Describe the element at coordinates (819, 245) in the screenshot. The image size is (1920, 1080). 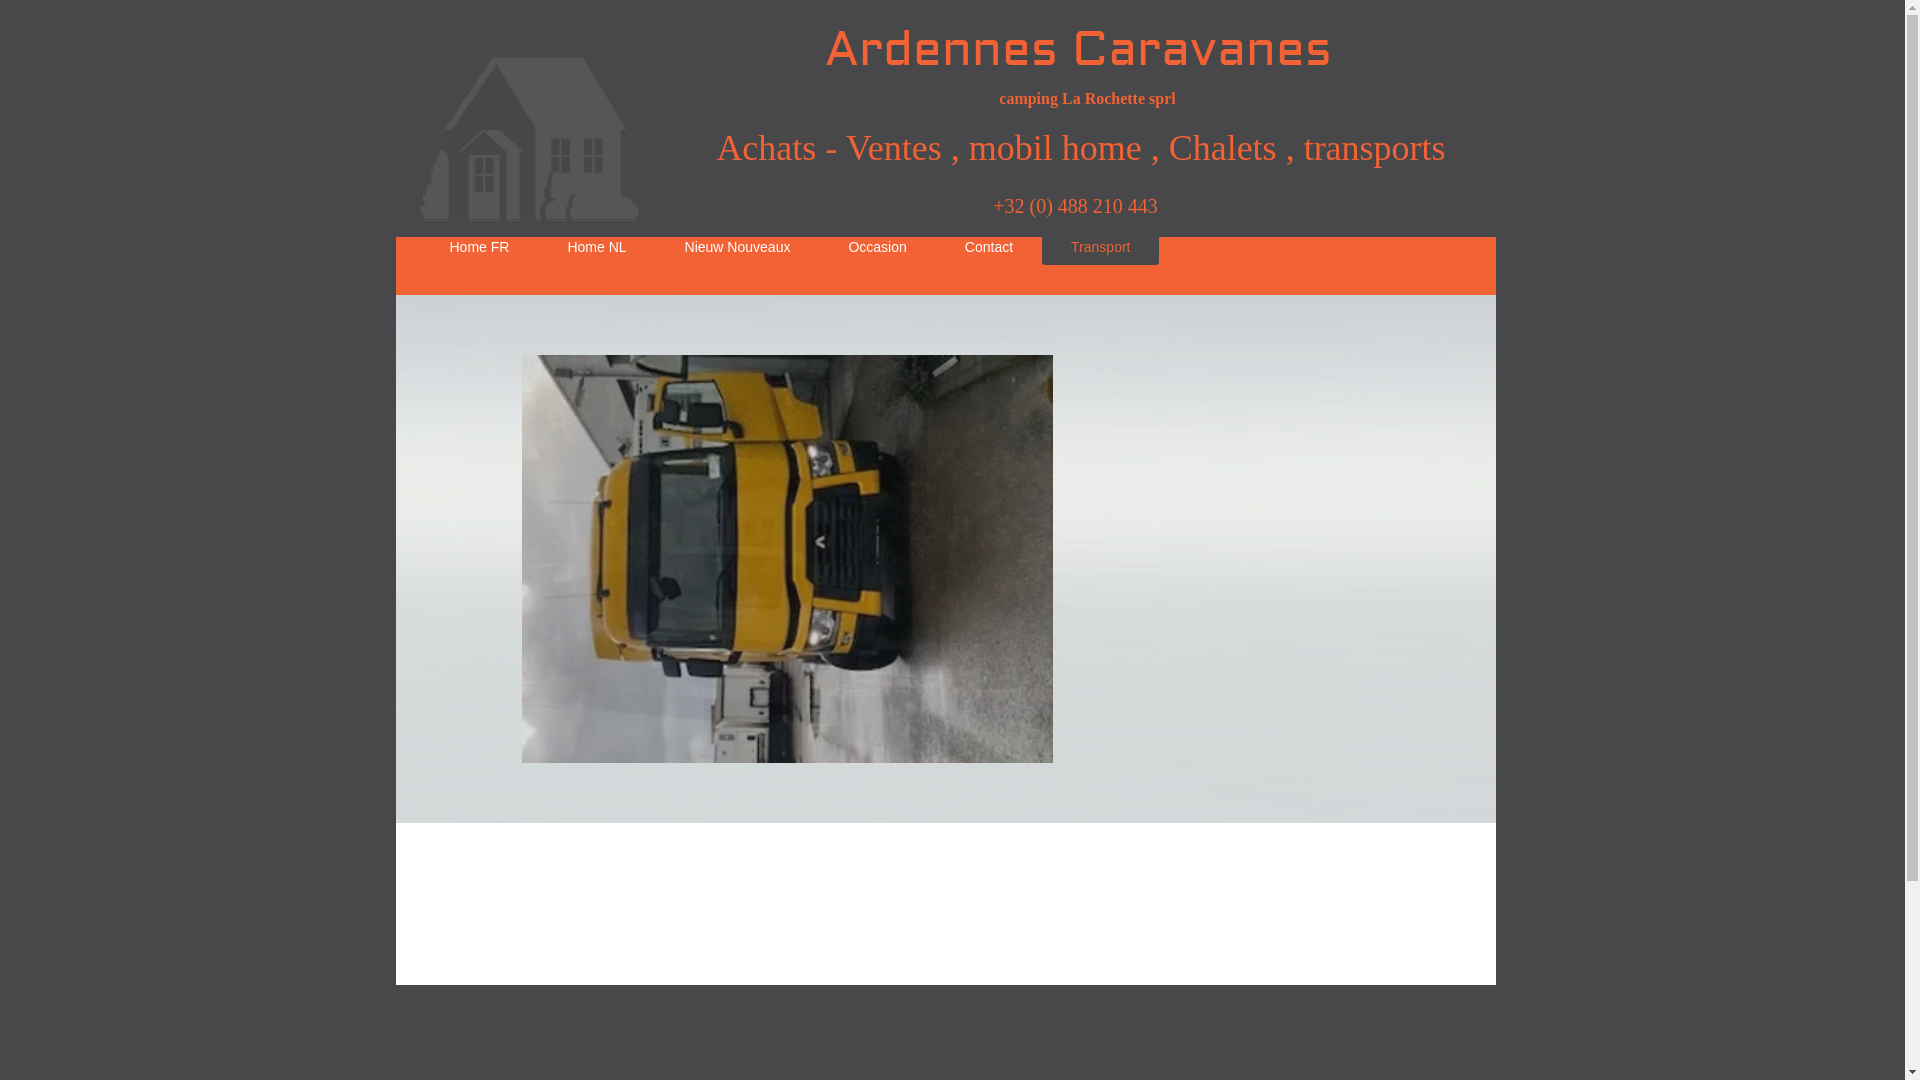
I see `'Occasion'` at that location.